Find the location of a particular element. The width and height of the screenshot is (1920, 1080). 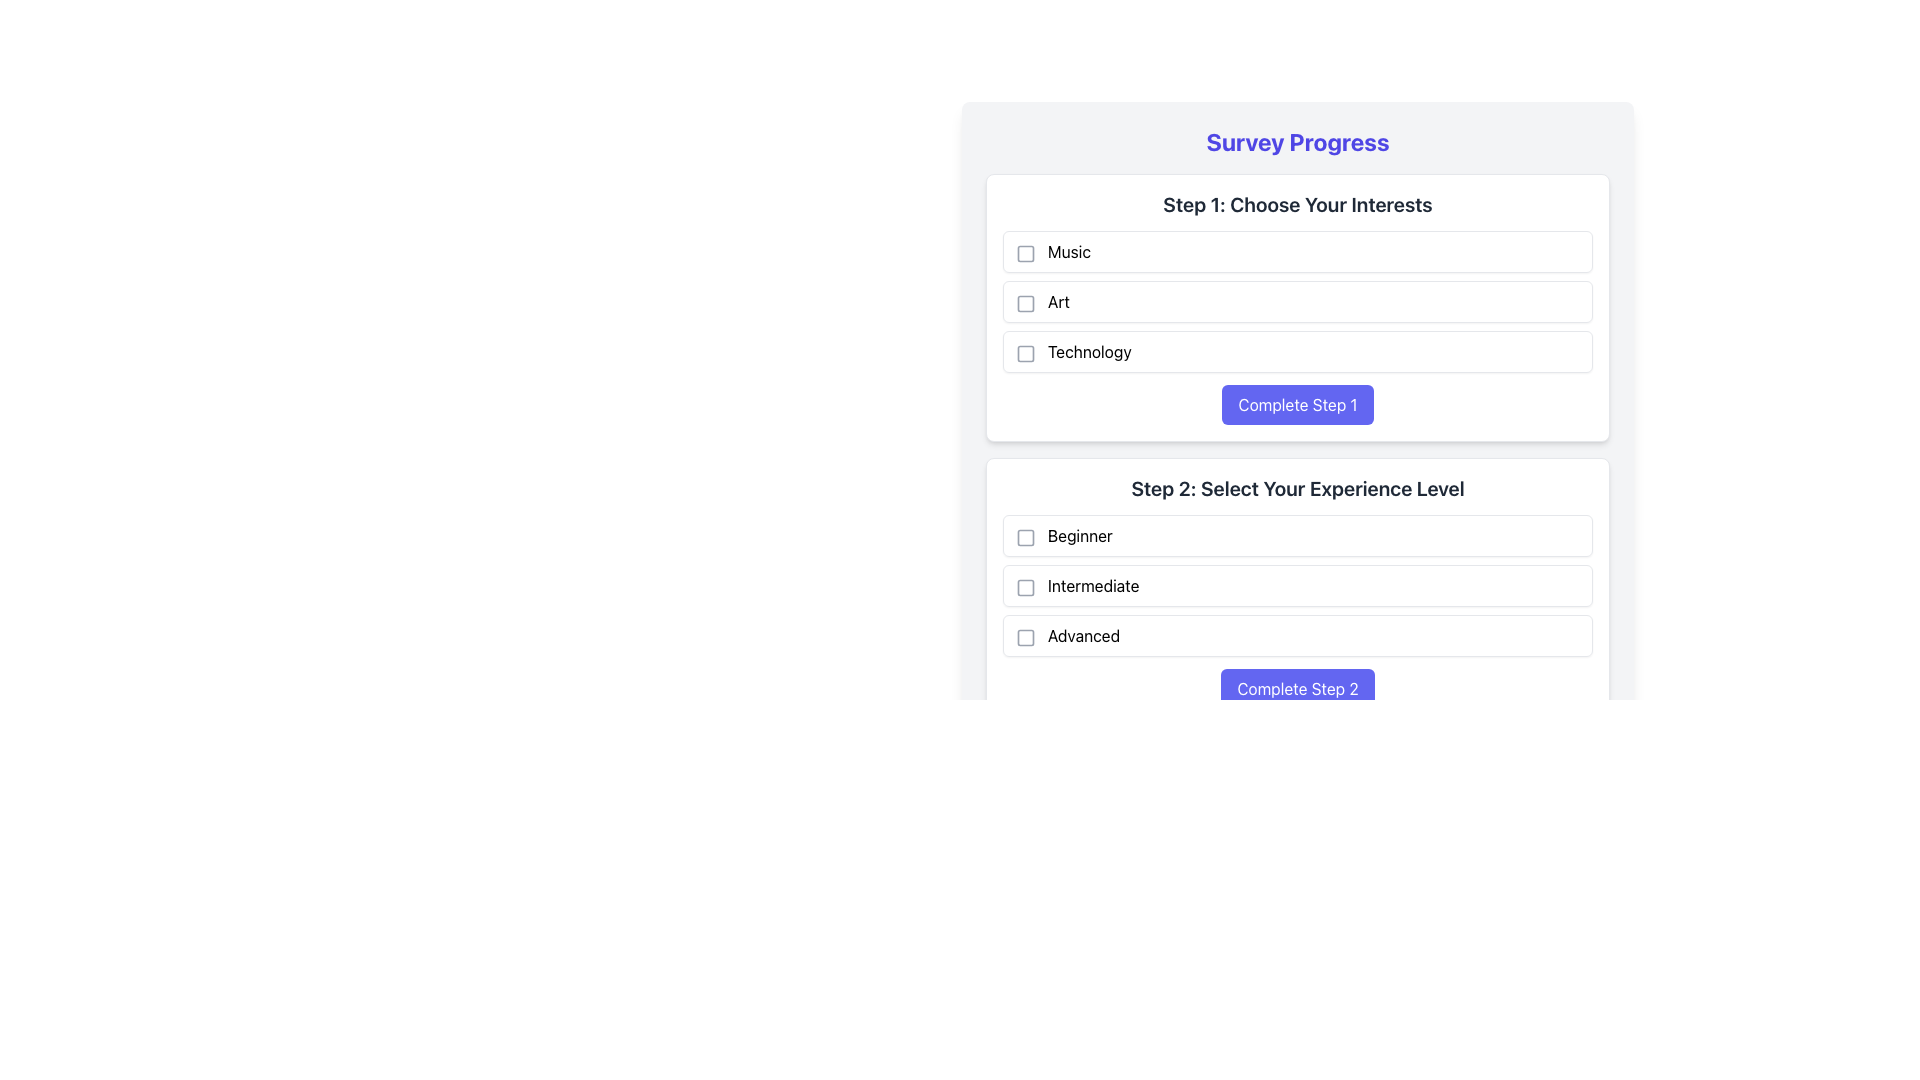

the checkbox labeled 'Art' located under 'Step 1: Choose Your Interests' is located at coordinates (1297, 301).